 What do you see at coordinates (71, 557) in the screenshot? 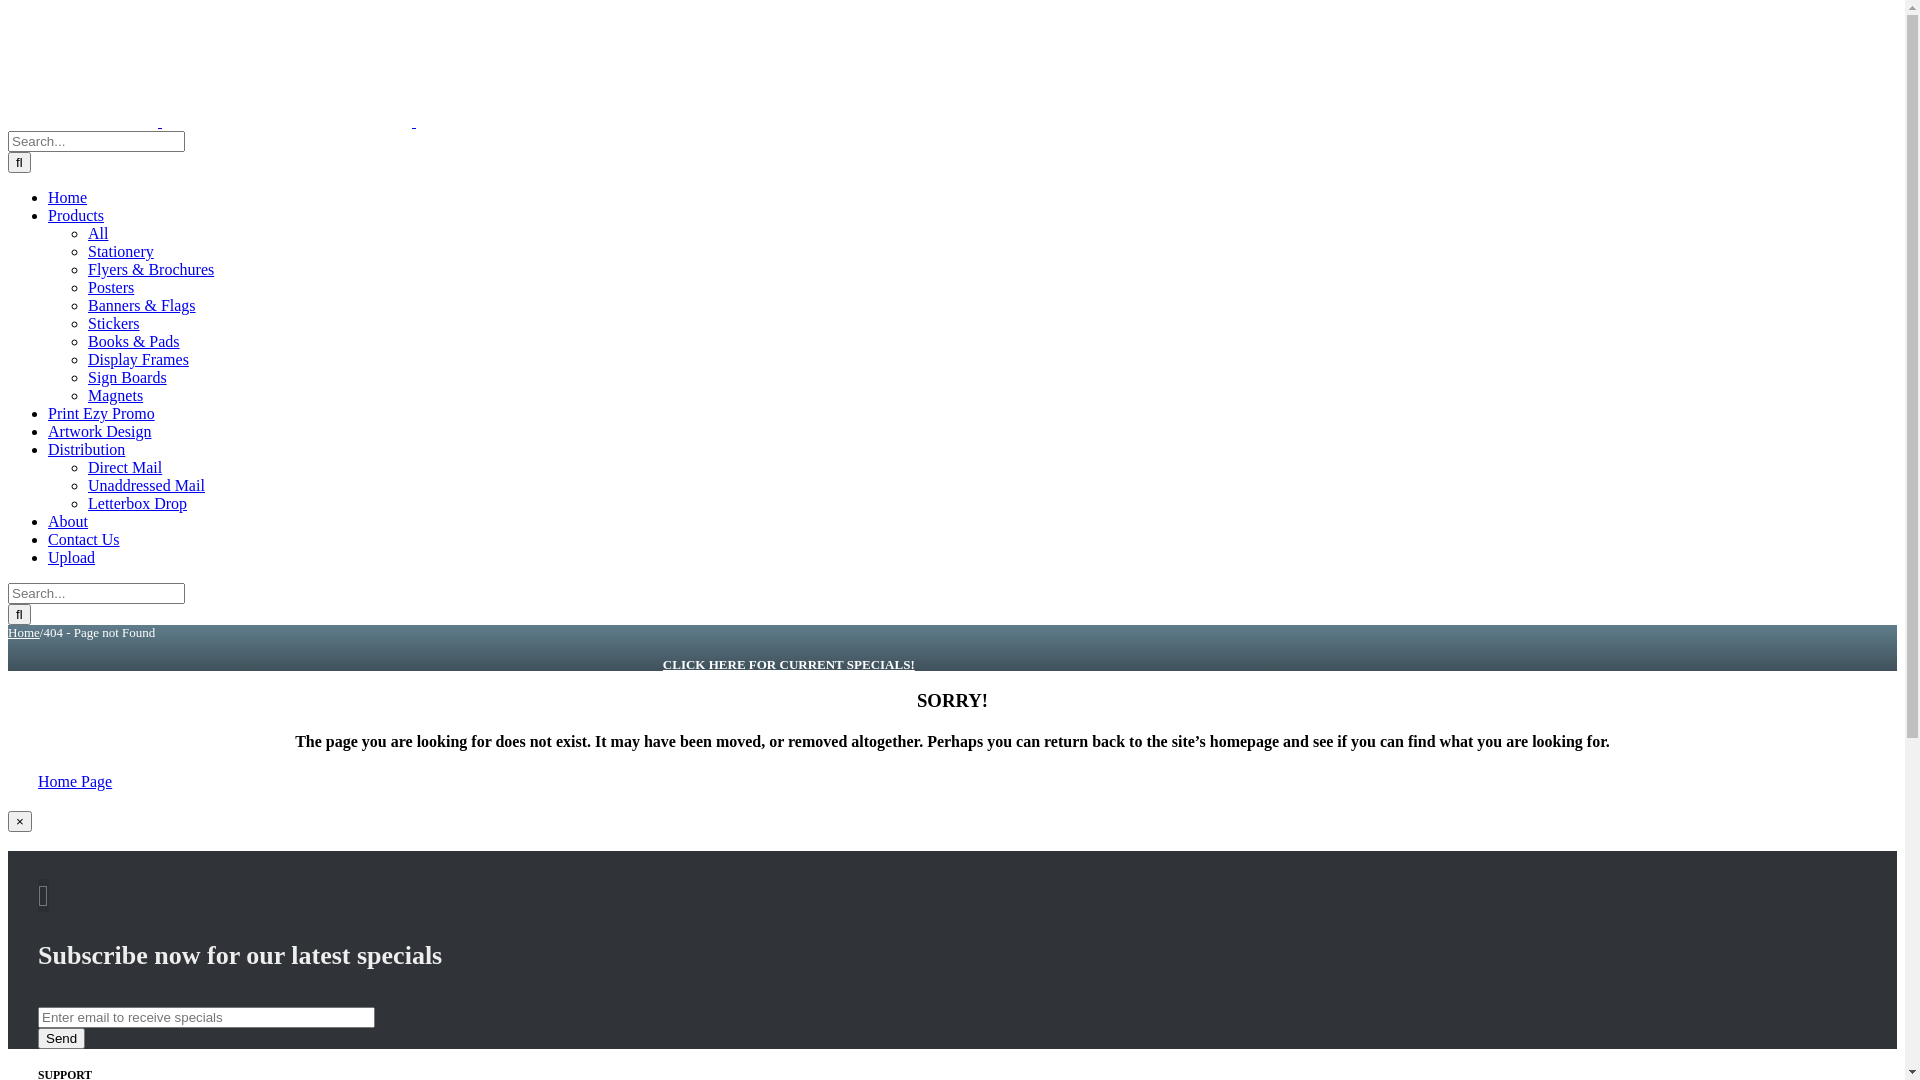
I see `'Upload'` at bounding box center [71, 557].